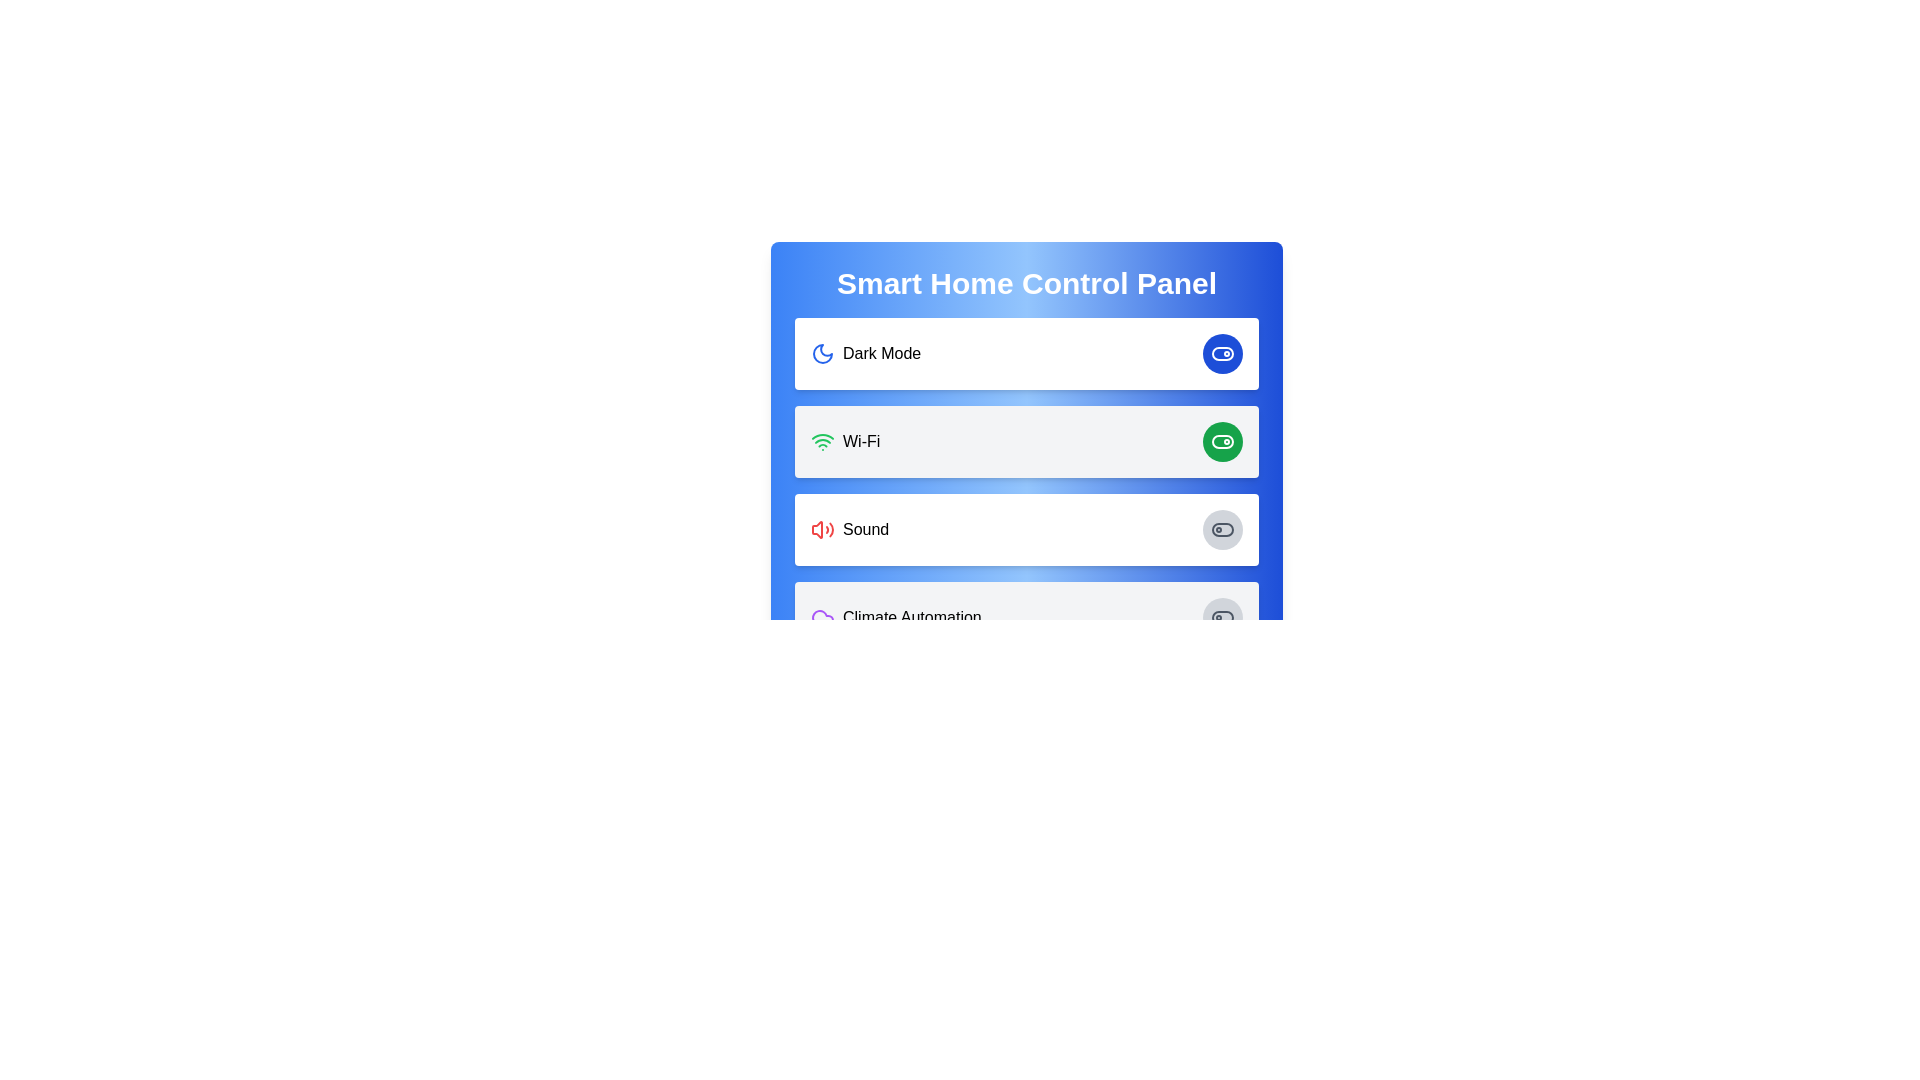 The width and height of the screenshot is (1920, 1080). Describe the element at coordinates (1222, 528) in the screenshot. I see `the toggle switch for the 'Sound' feature in the 'Smart Home Control Panel'` at that location.